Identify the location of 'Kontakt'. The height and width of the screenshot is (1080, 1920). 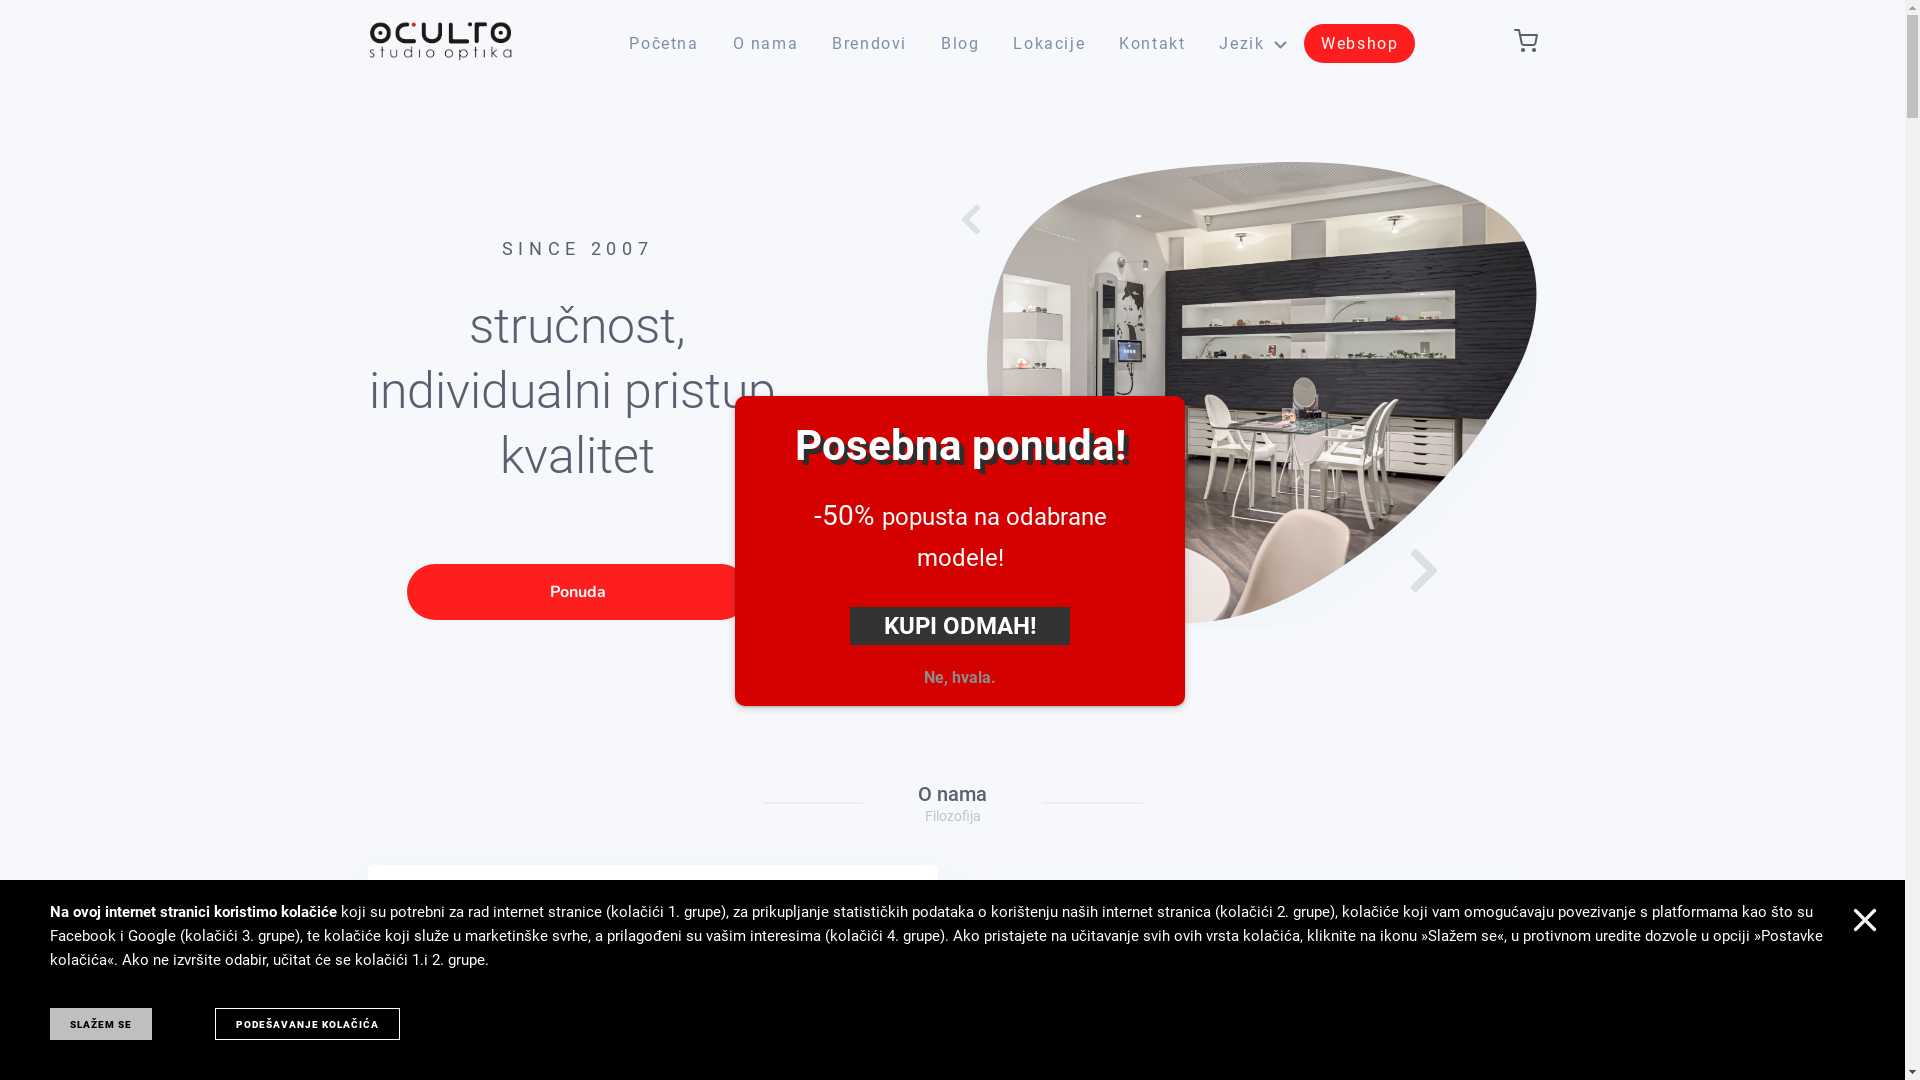
(1152, 43).